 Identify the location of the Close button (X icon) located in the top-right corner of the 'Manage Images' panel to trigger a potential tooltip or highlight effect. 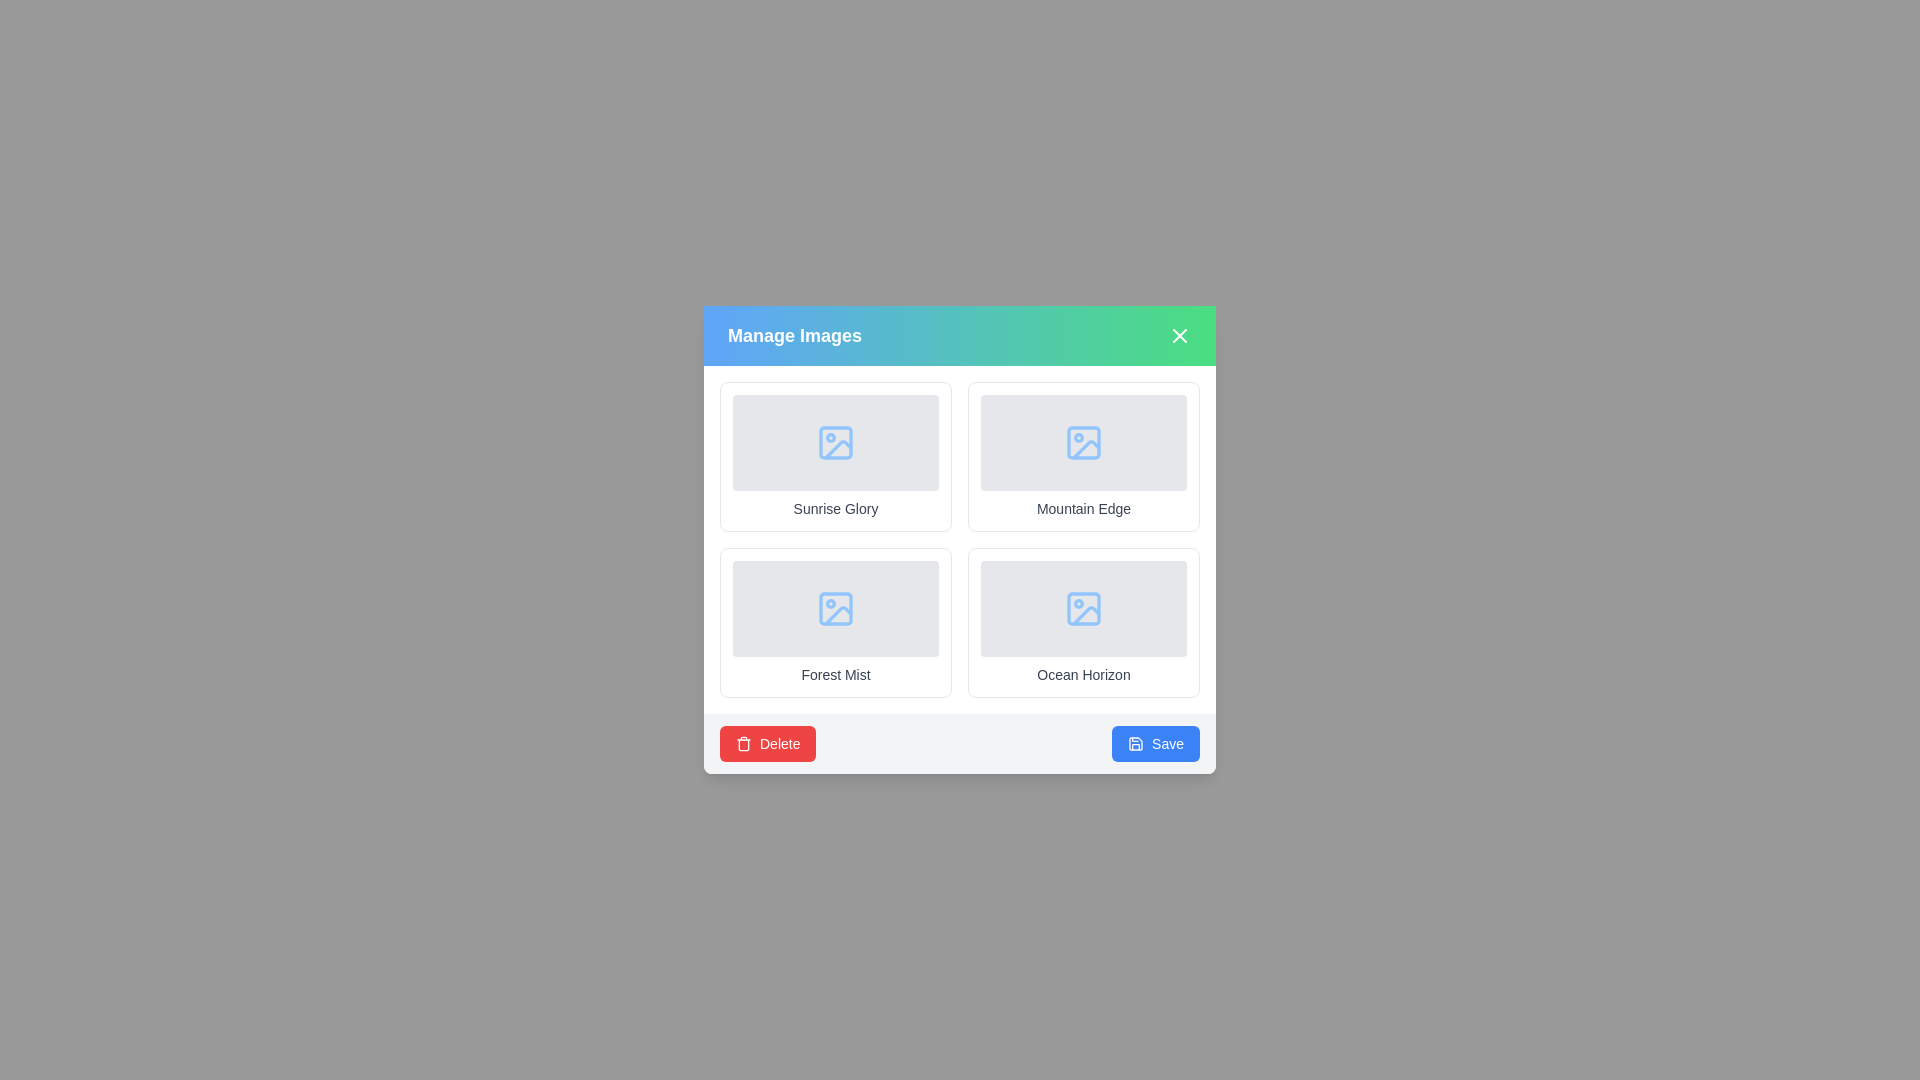
(1180, 334).